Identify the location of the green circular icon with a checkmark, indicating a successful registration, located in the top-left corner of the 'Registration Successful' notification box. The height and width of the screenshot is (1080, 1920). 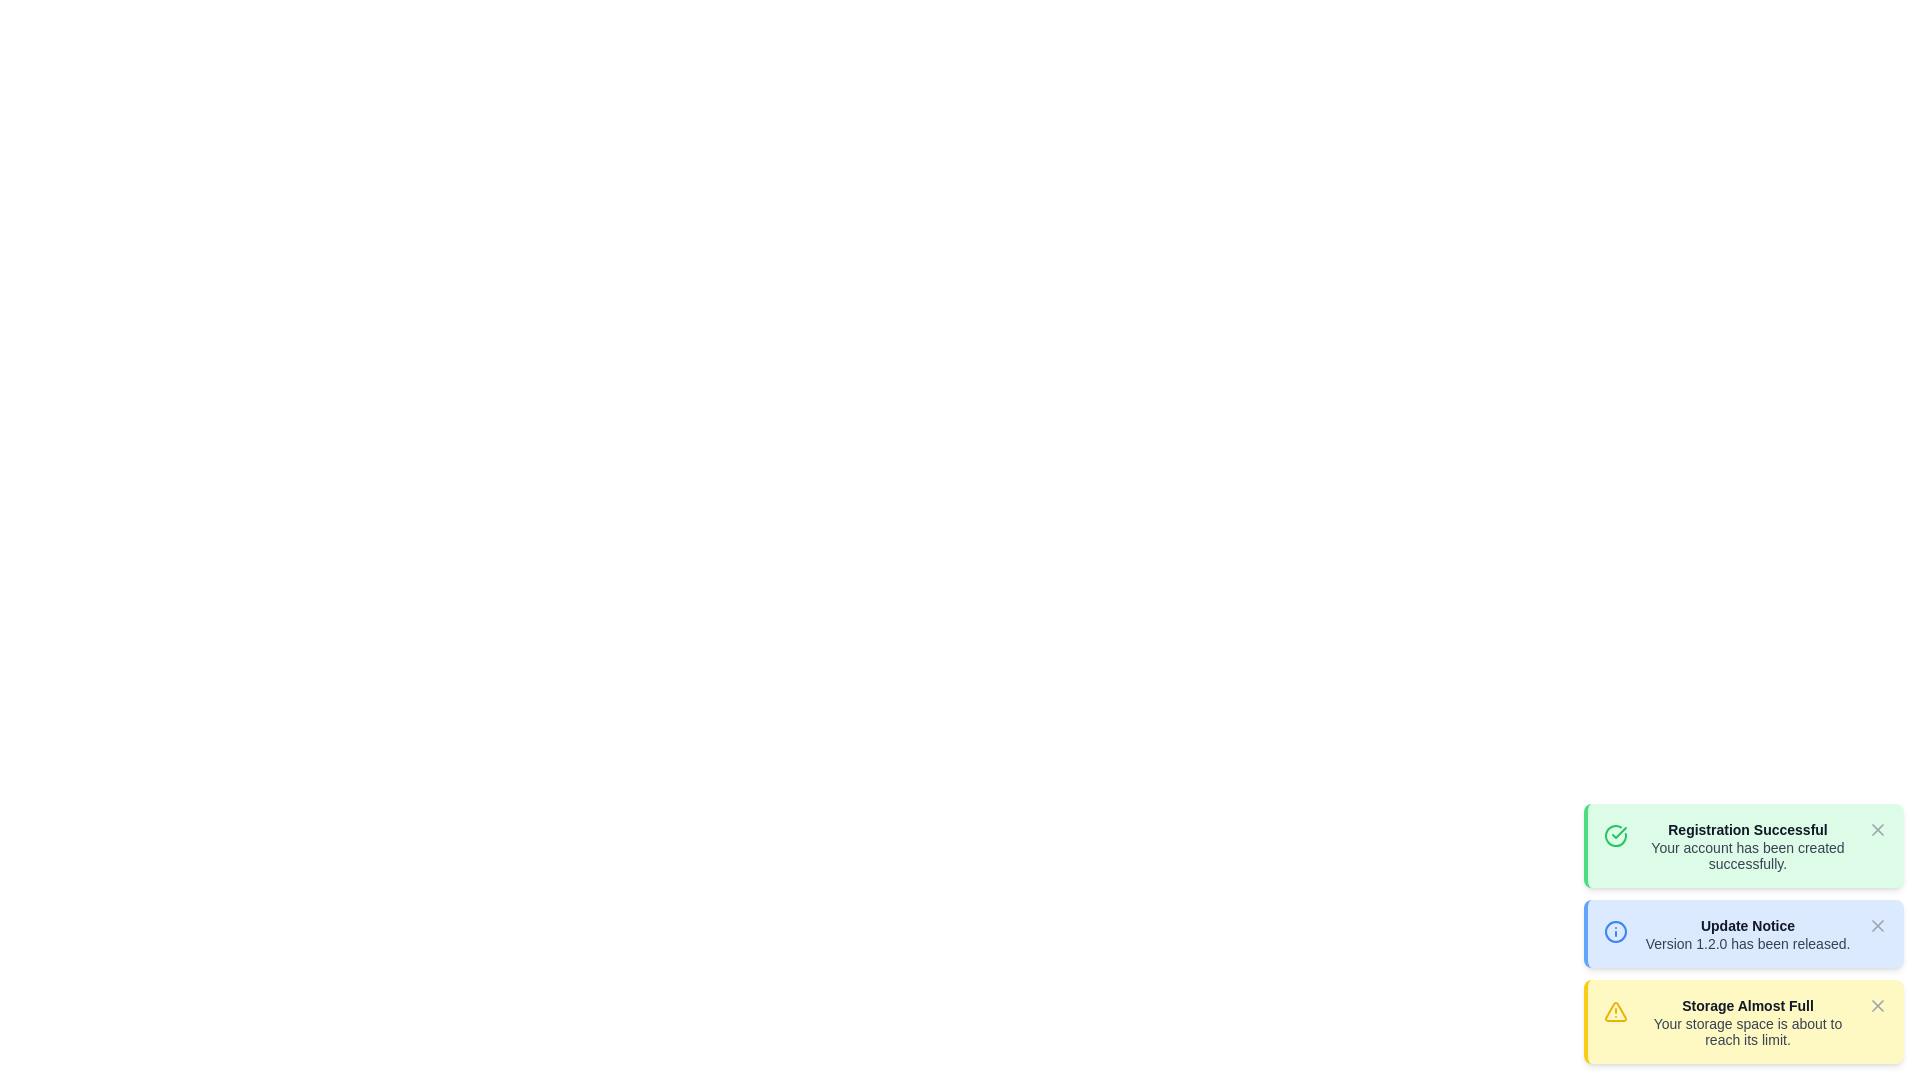
(1616, 833).